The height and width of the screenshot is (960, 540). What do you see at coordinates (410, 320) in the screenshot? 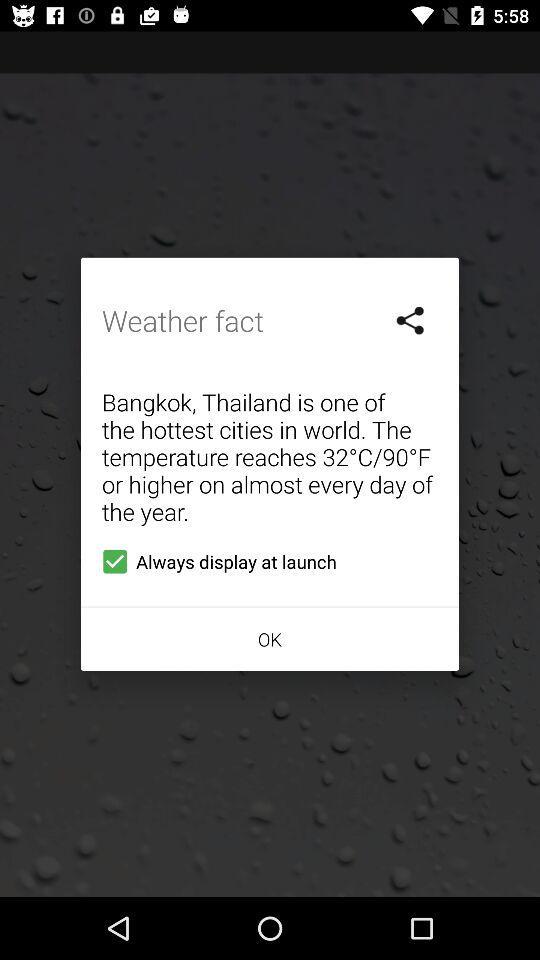
I see `item to the right of weather fact item` at bounding box center [410, 320].